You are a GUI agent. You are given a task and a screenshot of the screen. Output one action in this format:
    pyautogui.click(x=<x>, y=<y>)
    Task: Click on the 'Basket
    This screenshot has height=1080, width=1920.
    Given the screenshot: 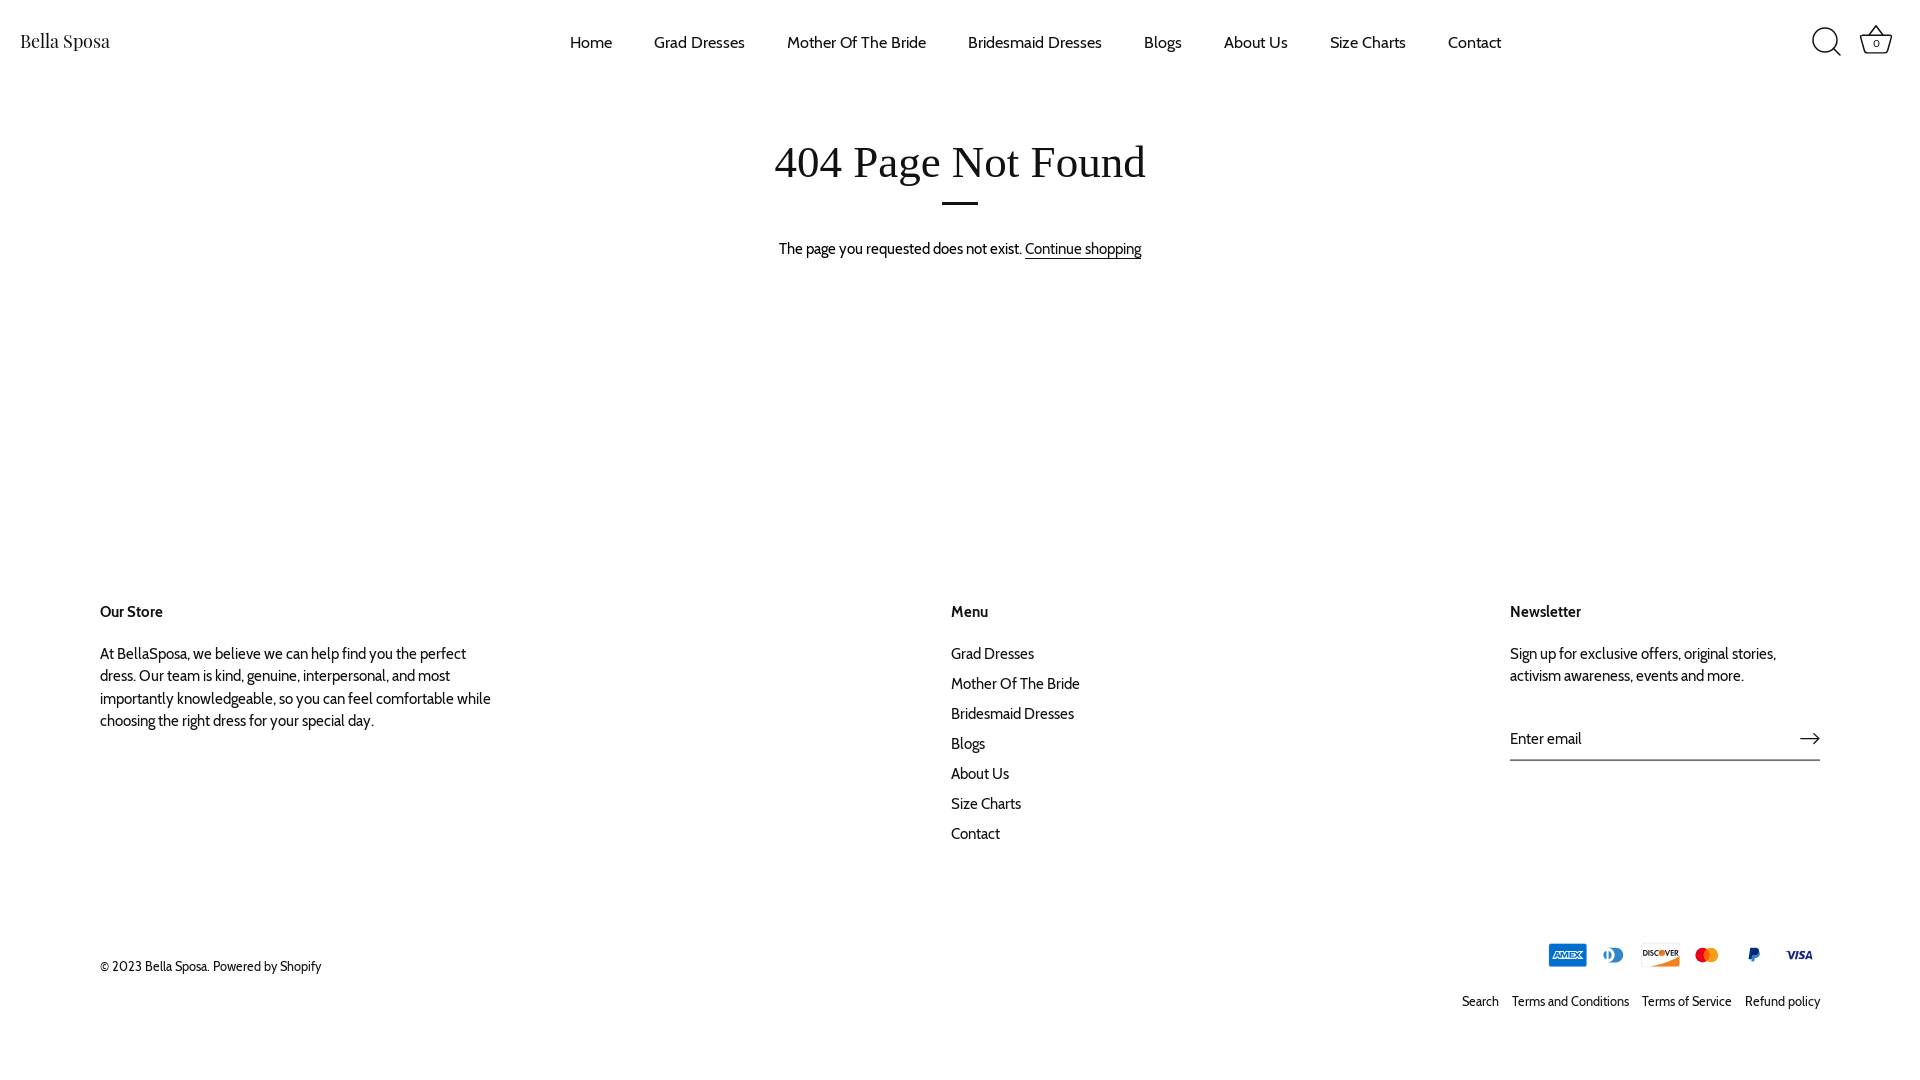 What is the action you would take?
    pyautogui.click(x=1852, y=42)
    